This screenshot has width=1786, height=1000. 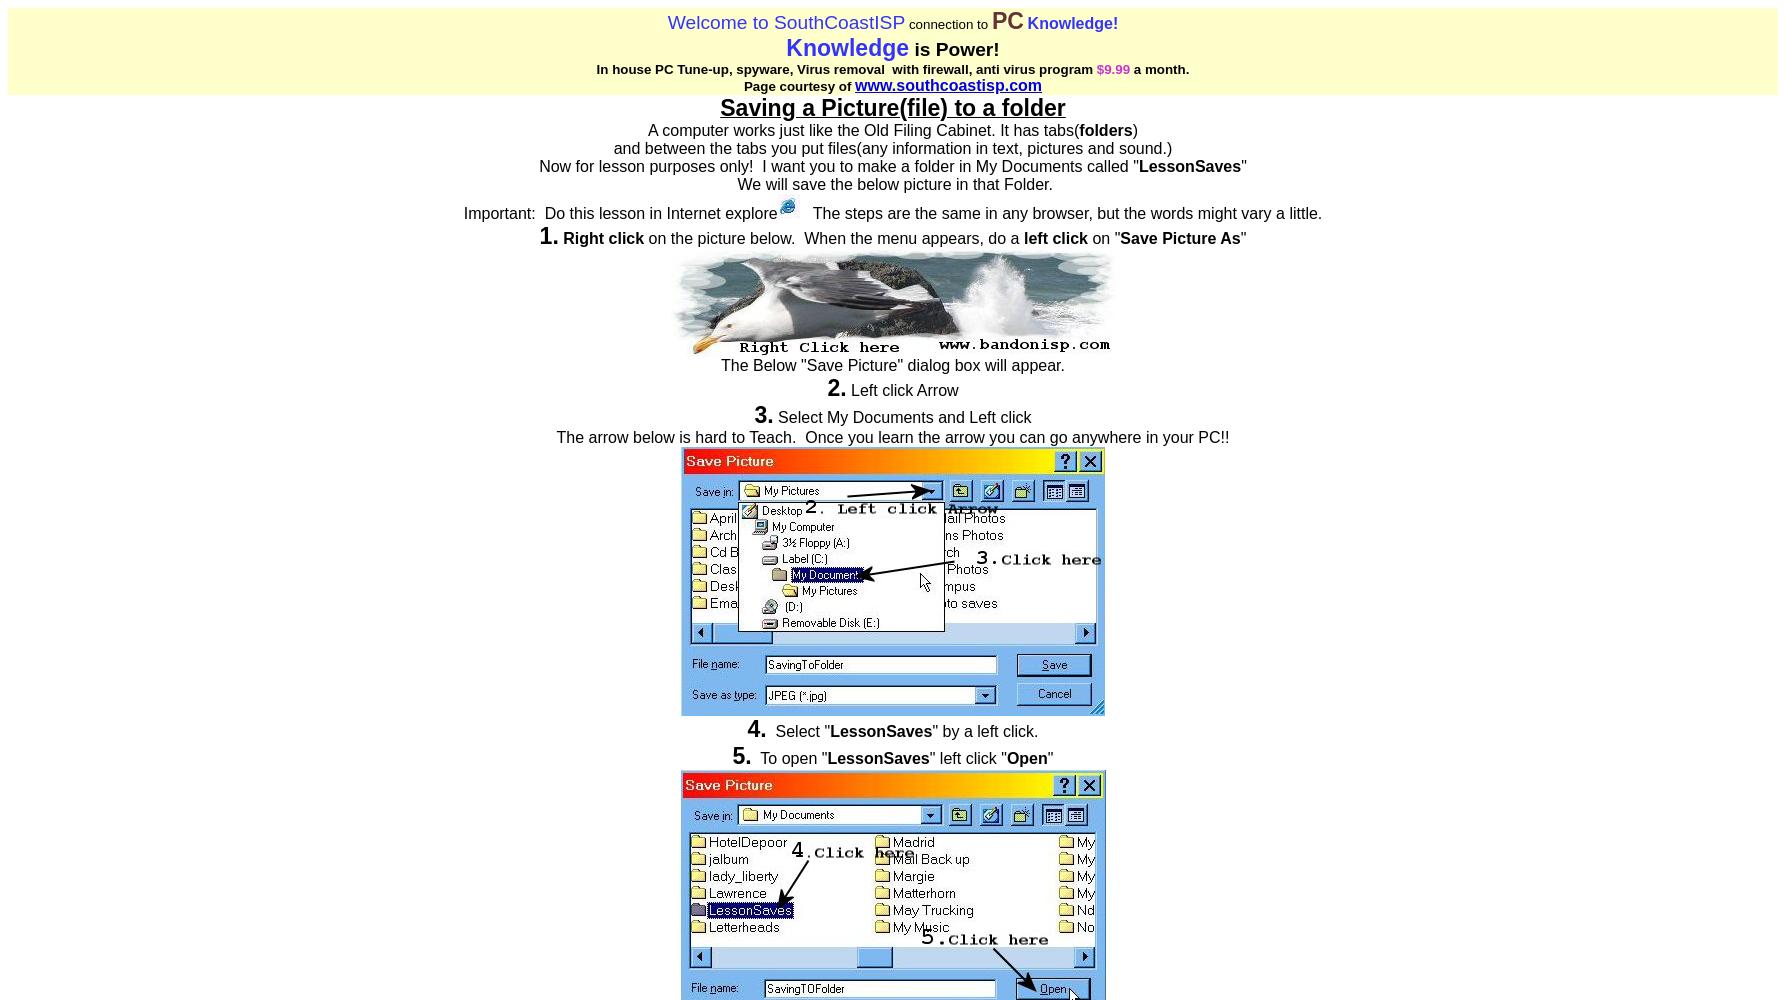 I want to click on 'Save Picture As', so click(x=1179, y=237).